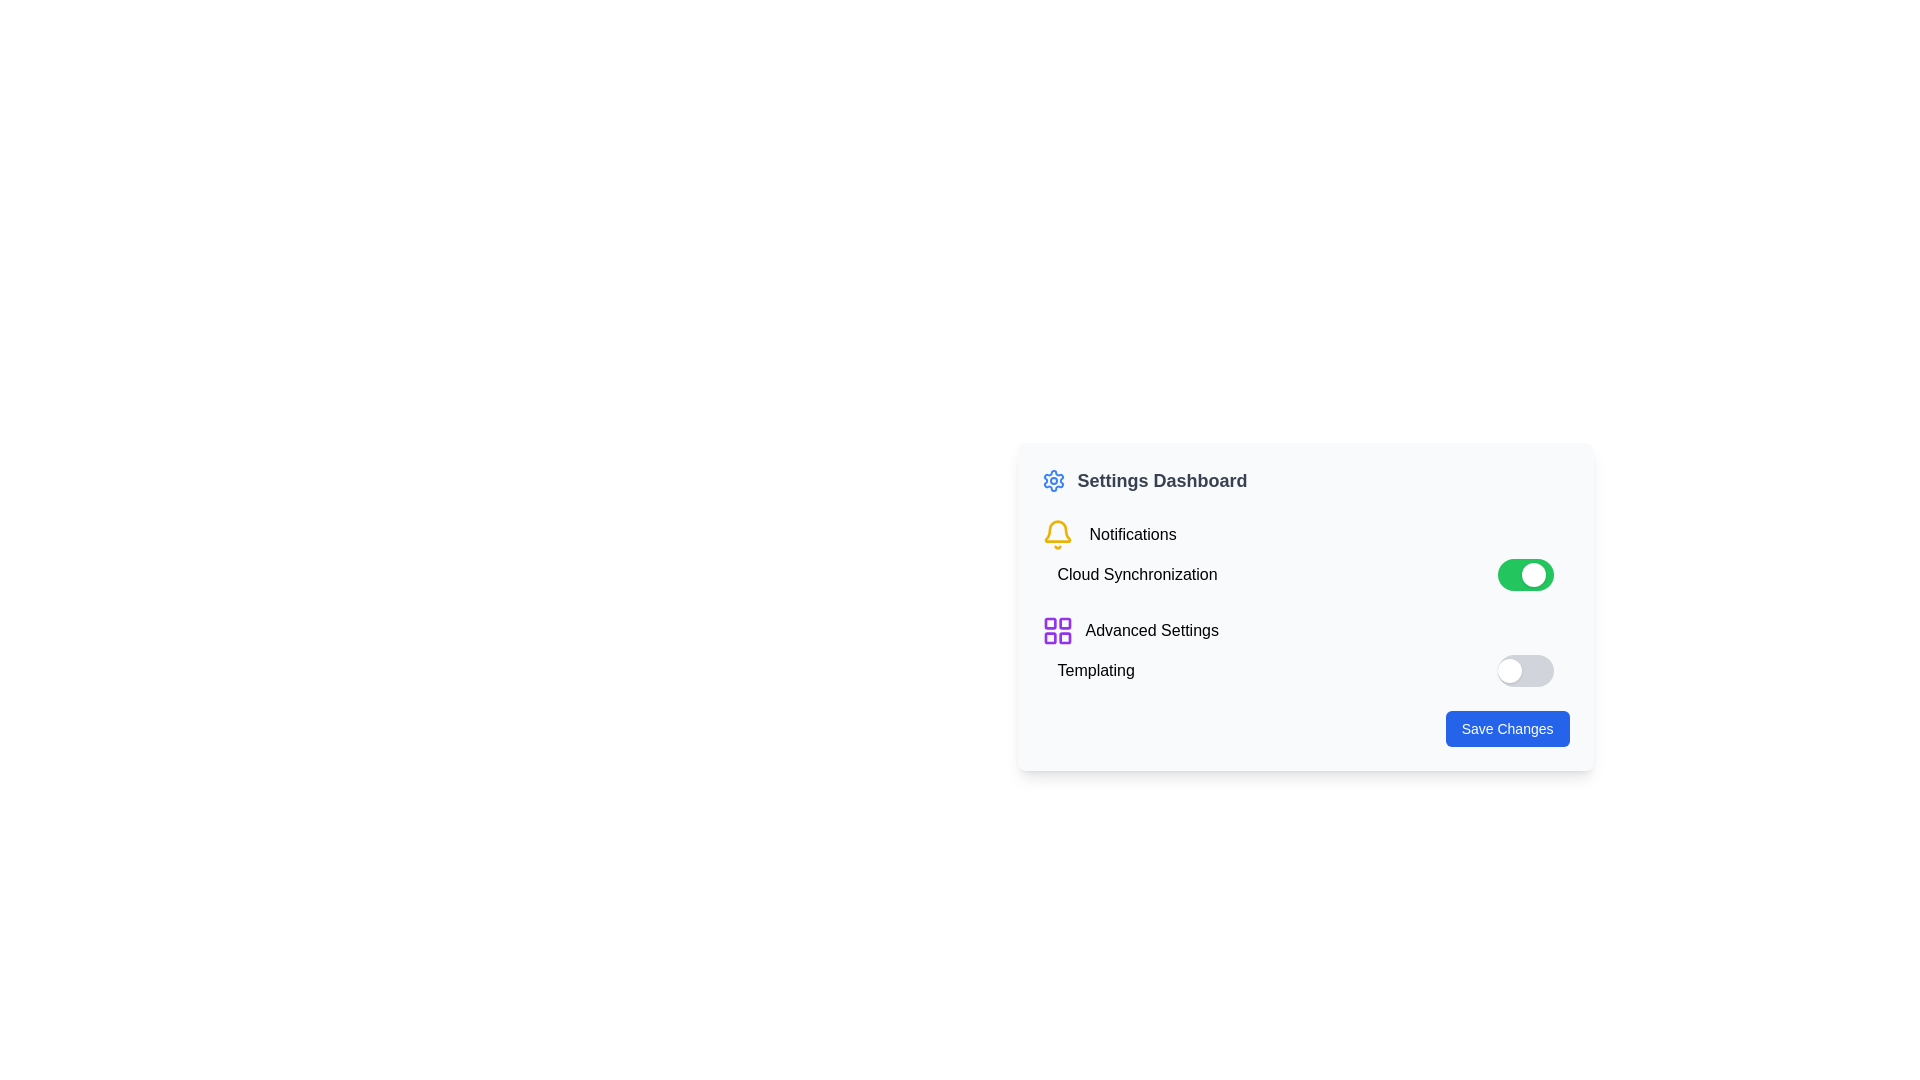  Describe the element at coordinates (1532, 574) in the screenshot. I see `the toggle switch handle located at the top-right corner of the settings panel` at that location.